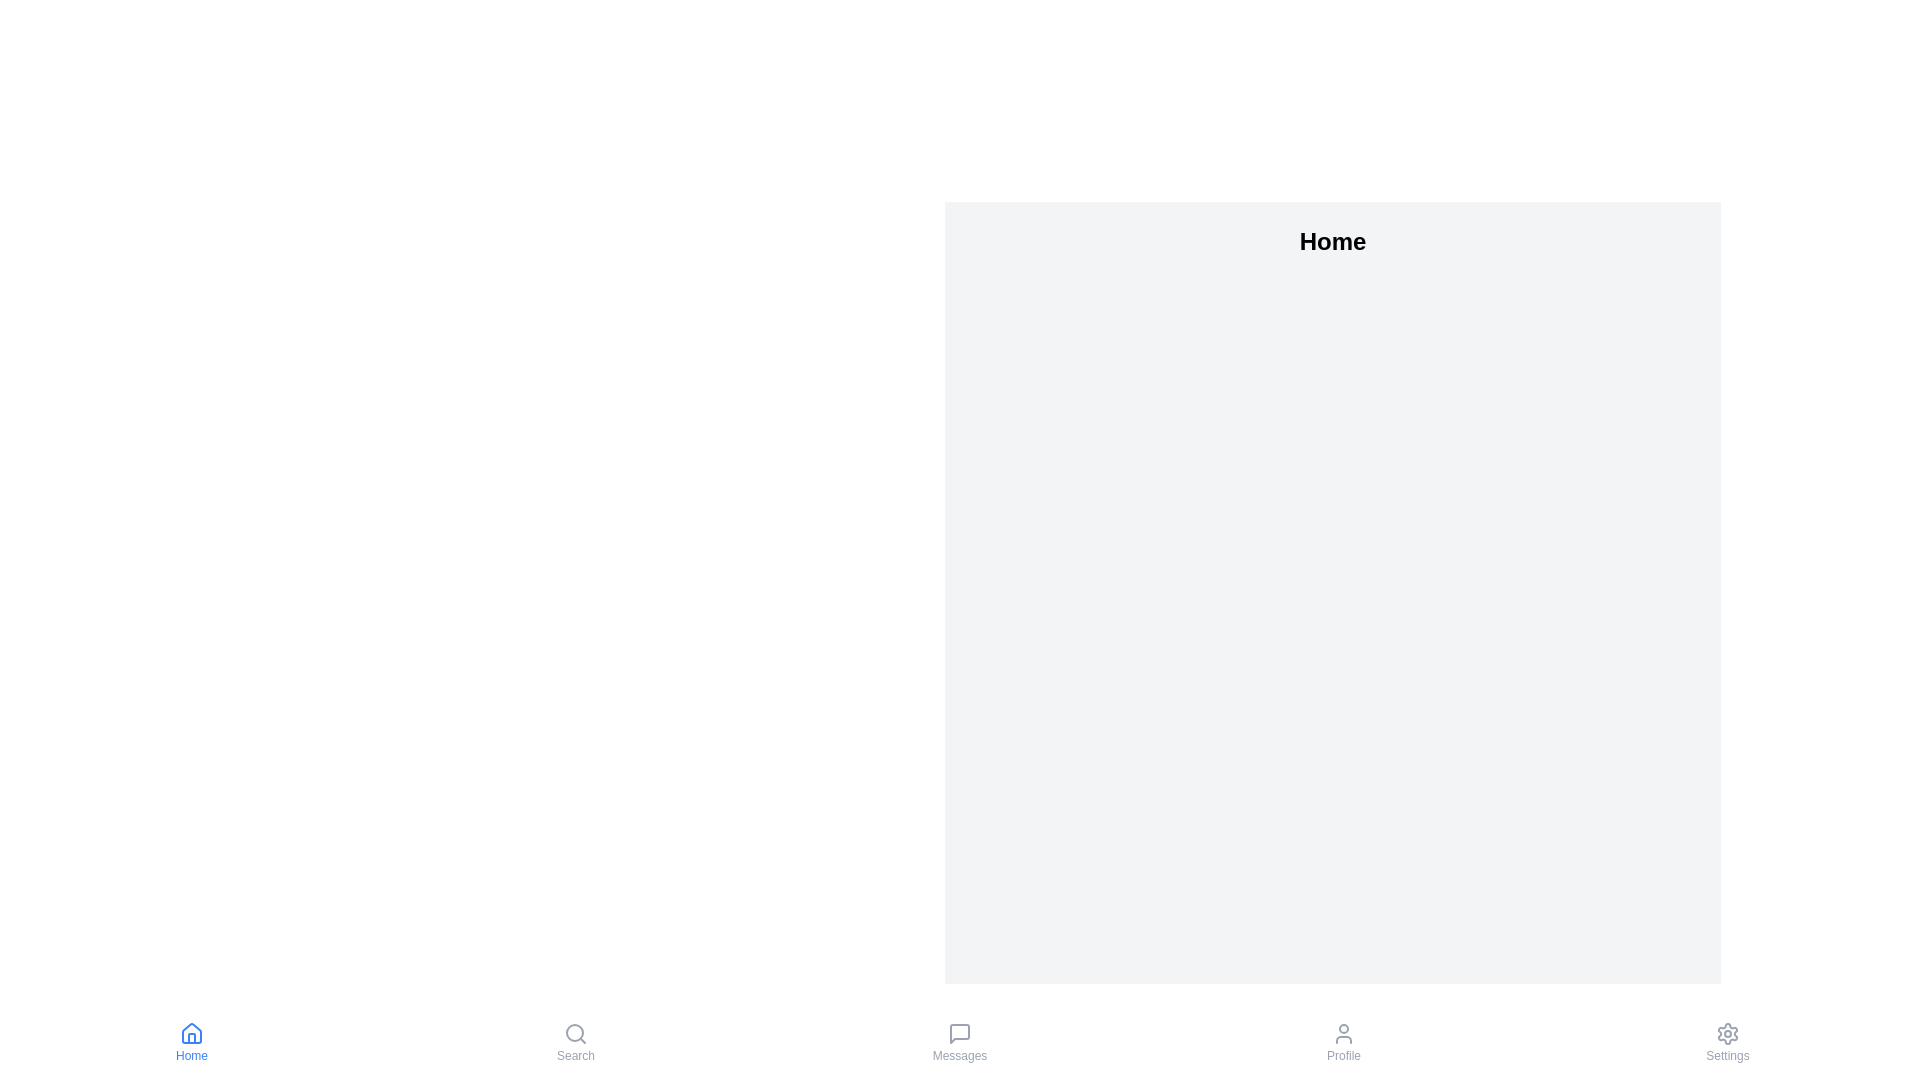  Describe the element at coordinates (960, 1041) in the screenshot. I see `the Navigation button that allows users to navigate to the 'Messages' section of the application` at that location.